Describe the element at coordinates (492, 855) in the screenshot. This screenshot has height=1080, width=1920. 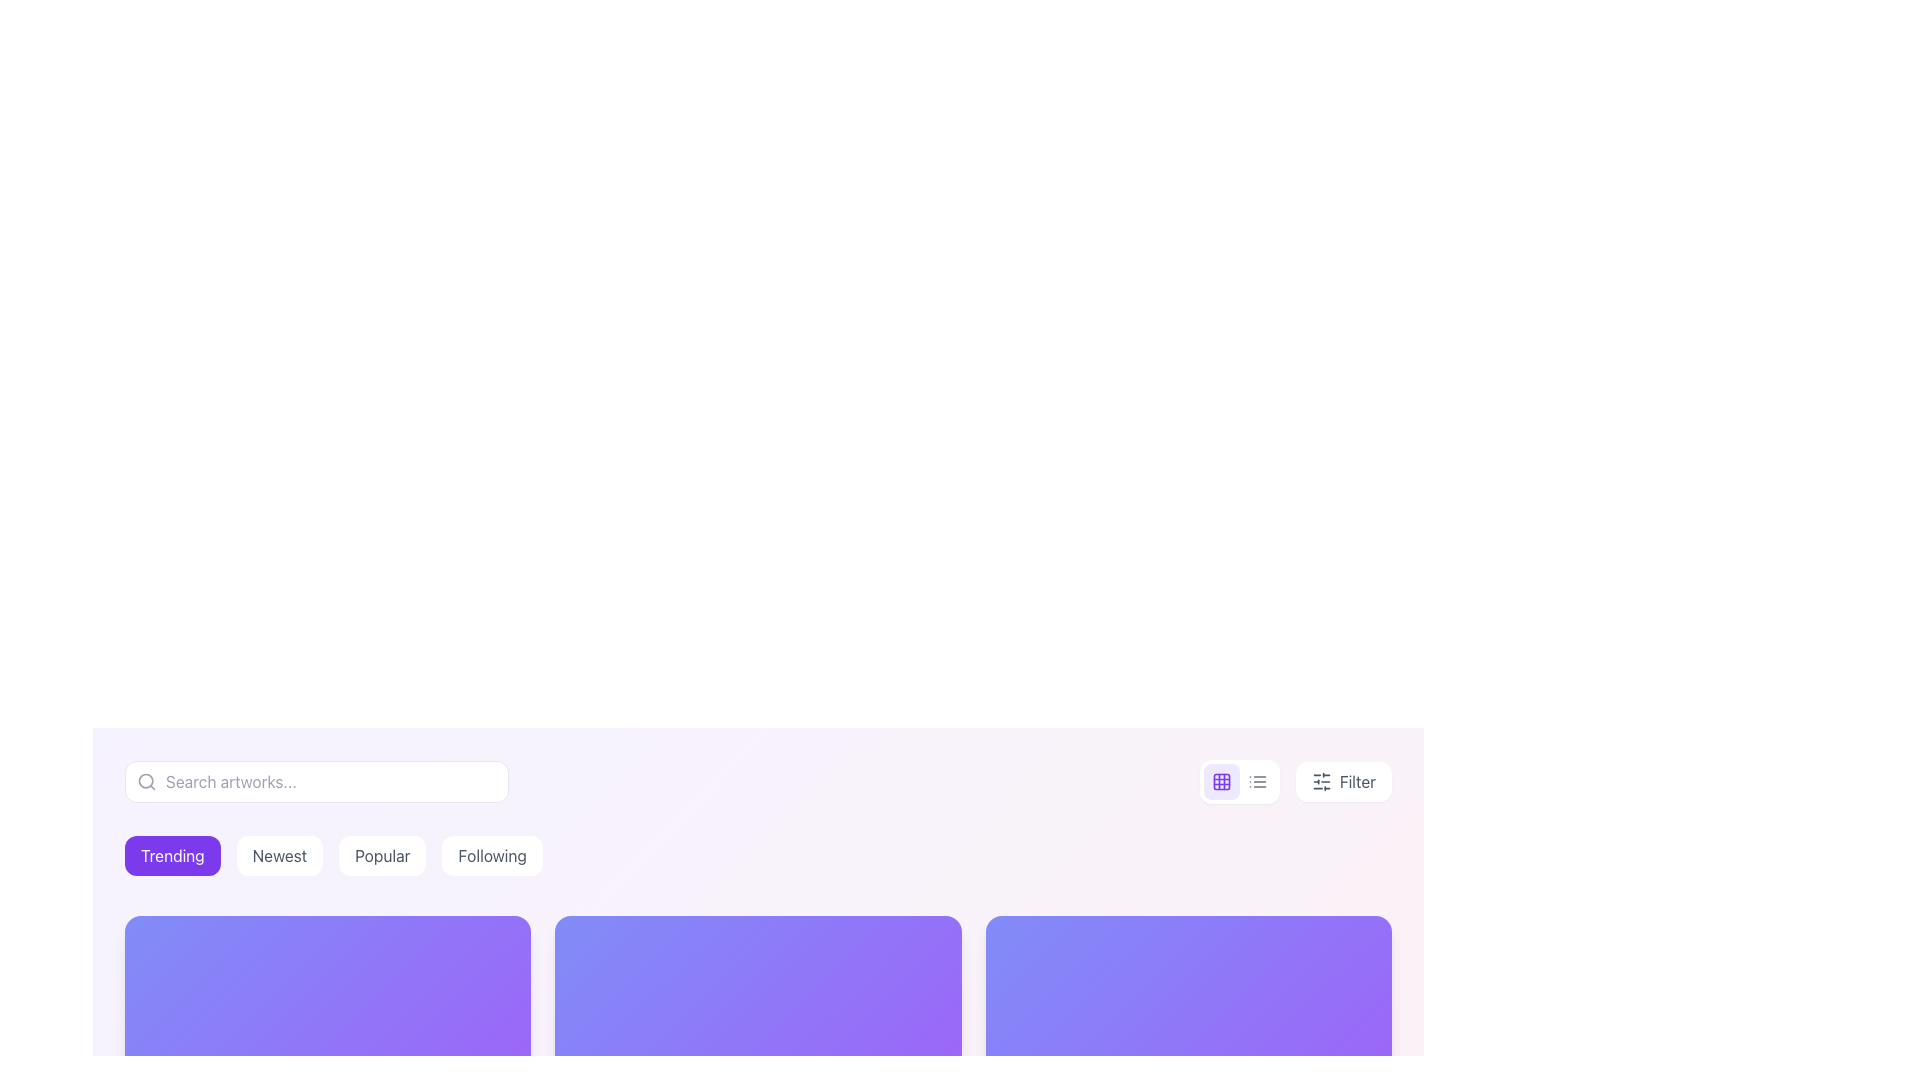
I see `the fourth button in the horizontal menu bar` at that location.